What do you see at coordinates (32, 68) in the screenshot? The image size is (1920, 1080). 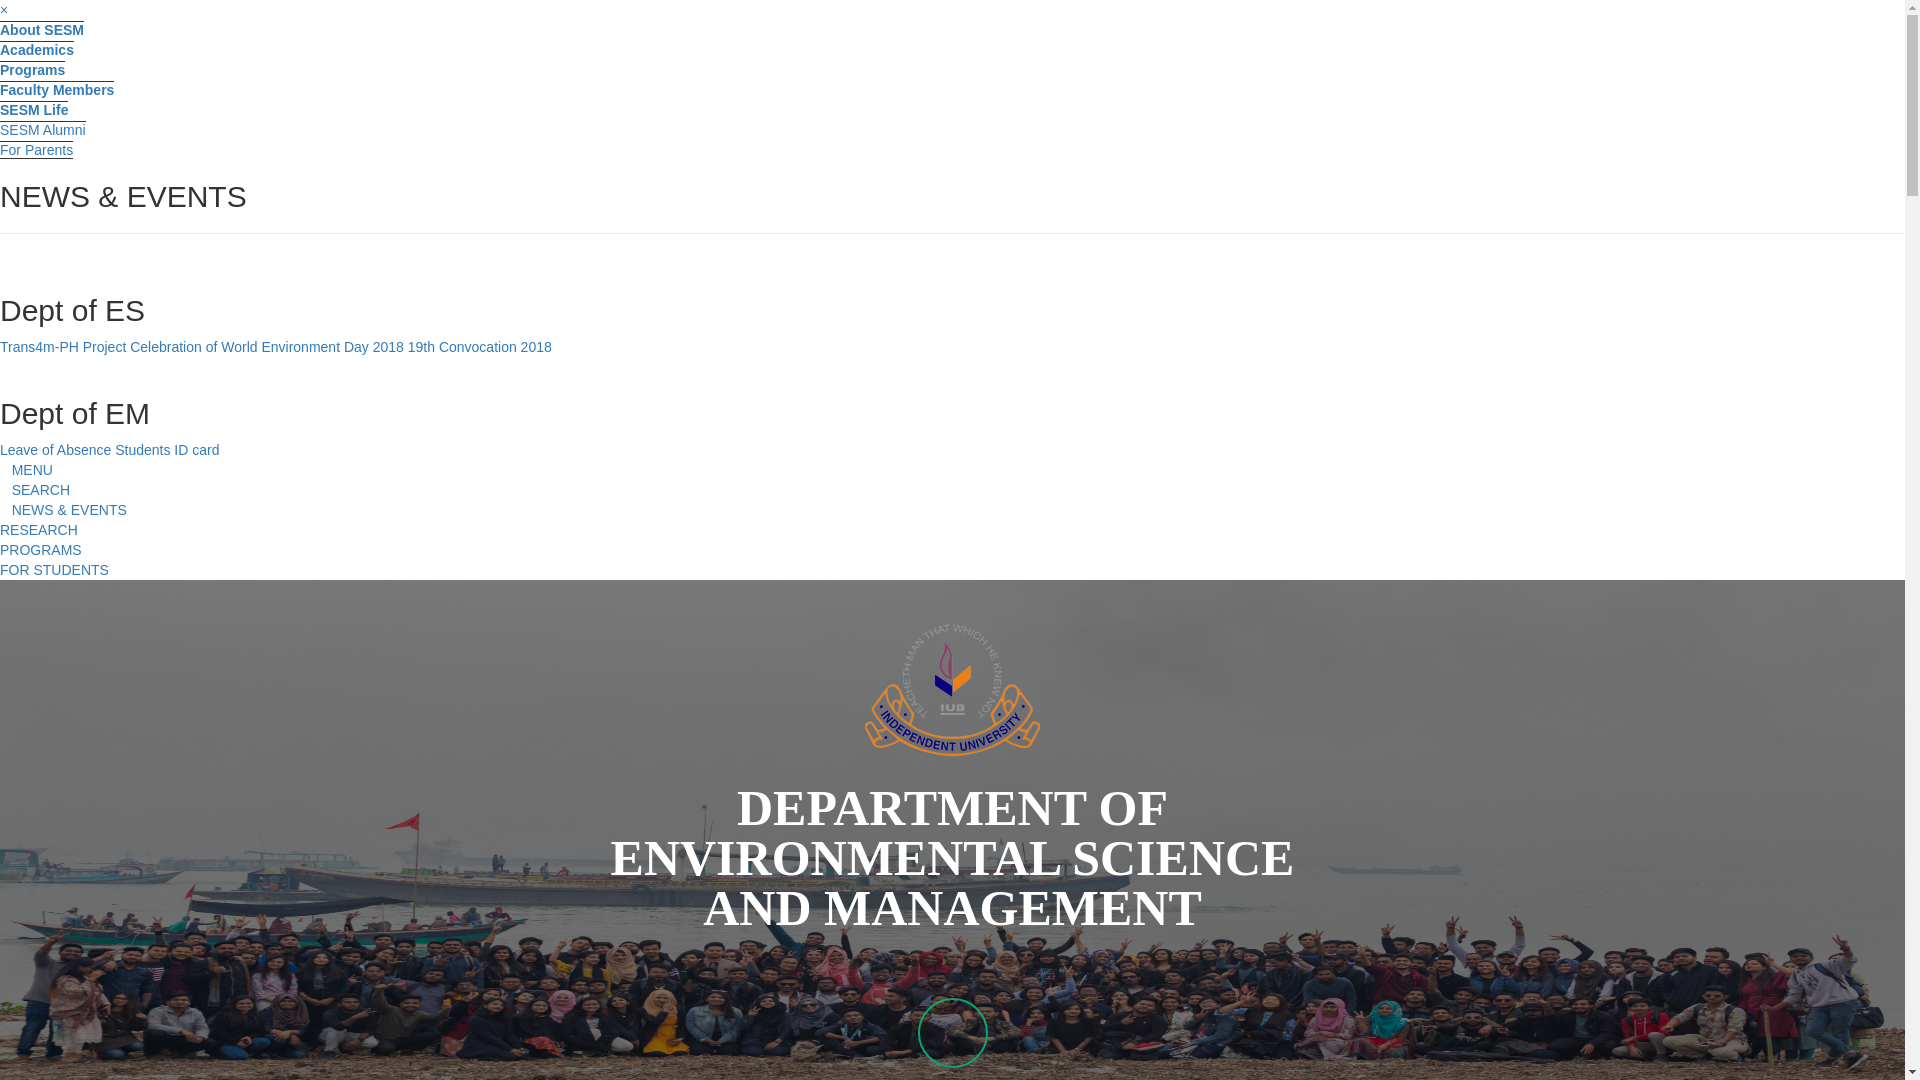 I see `'Programs'` at bounding box center [32, 68].